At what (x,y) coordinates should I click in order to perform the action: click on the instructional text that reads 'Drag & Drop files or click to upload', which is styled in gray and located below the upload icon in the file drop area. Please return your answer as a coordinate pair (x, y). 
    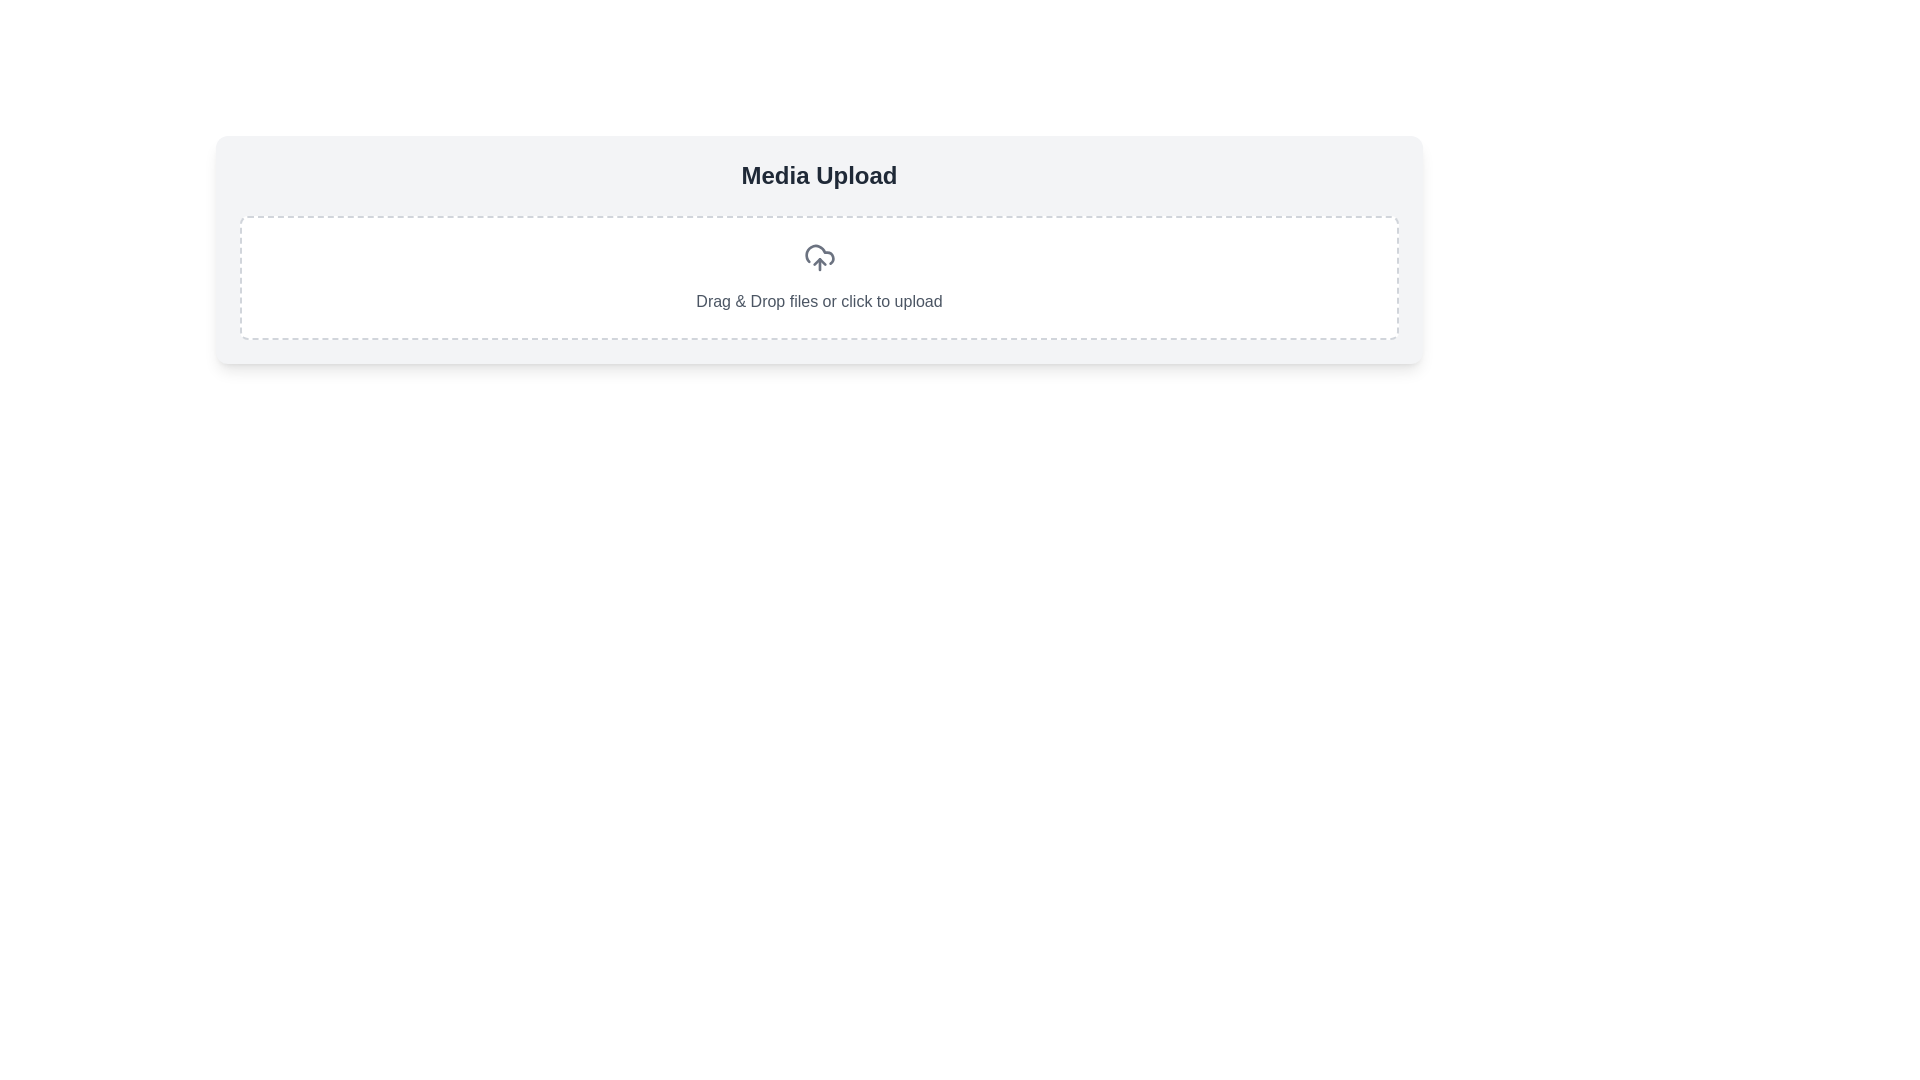
    Looking at the image, I should click on (819, 301).